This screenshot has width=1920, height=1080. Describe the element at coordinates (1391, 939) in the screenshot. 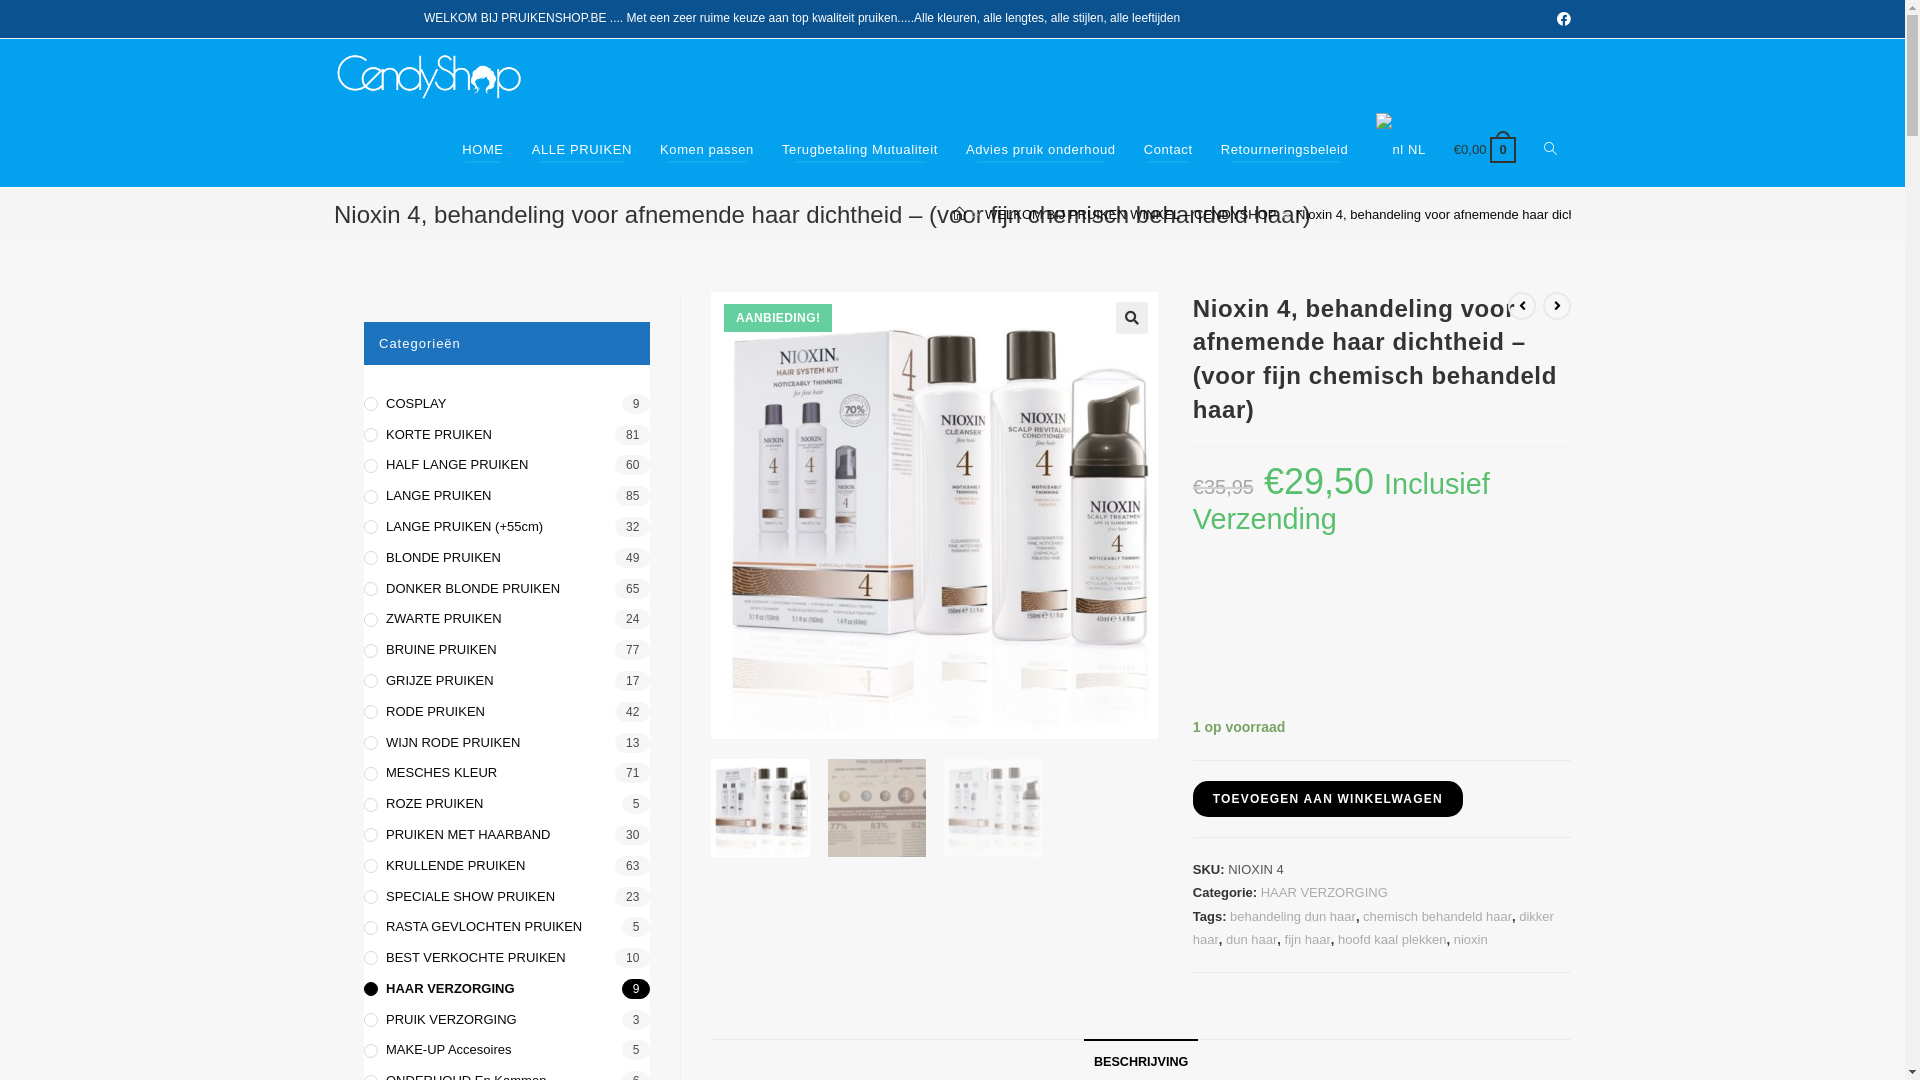

I see `'hoofd kaal plekken'` at that location.